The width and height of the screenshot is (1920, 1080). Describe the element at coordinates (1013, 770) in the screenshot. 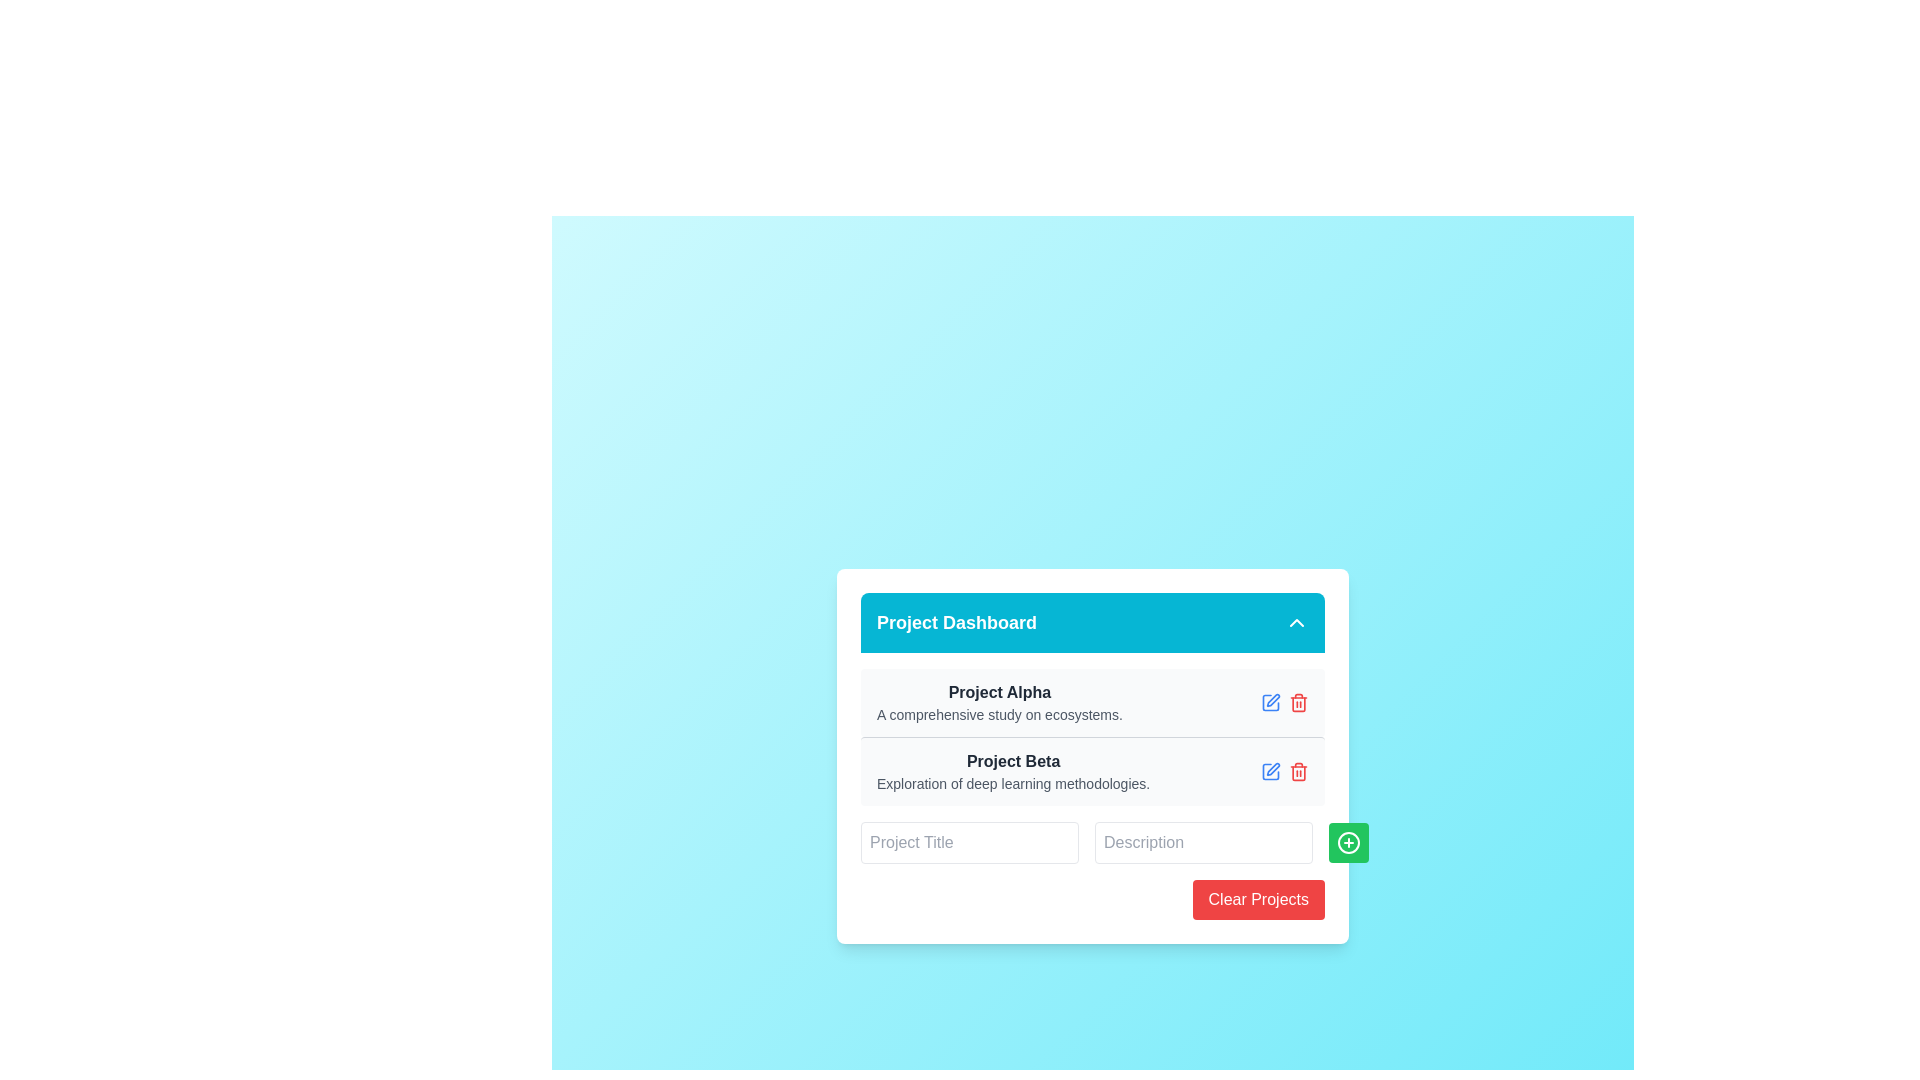

I see `the text block containing the bold title 'Project Beta' and the subtitle 'Exploration of deep learning methodologies.'` at that location.